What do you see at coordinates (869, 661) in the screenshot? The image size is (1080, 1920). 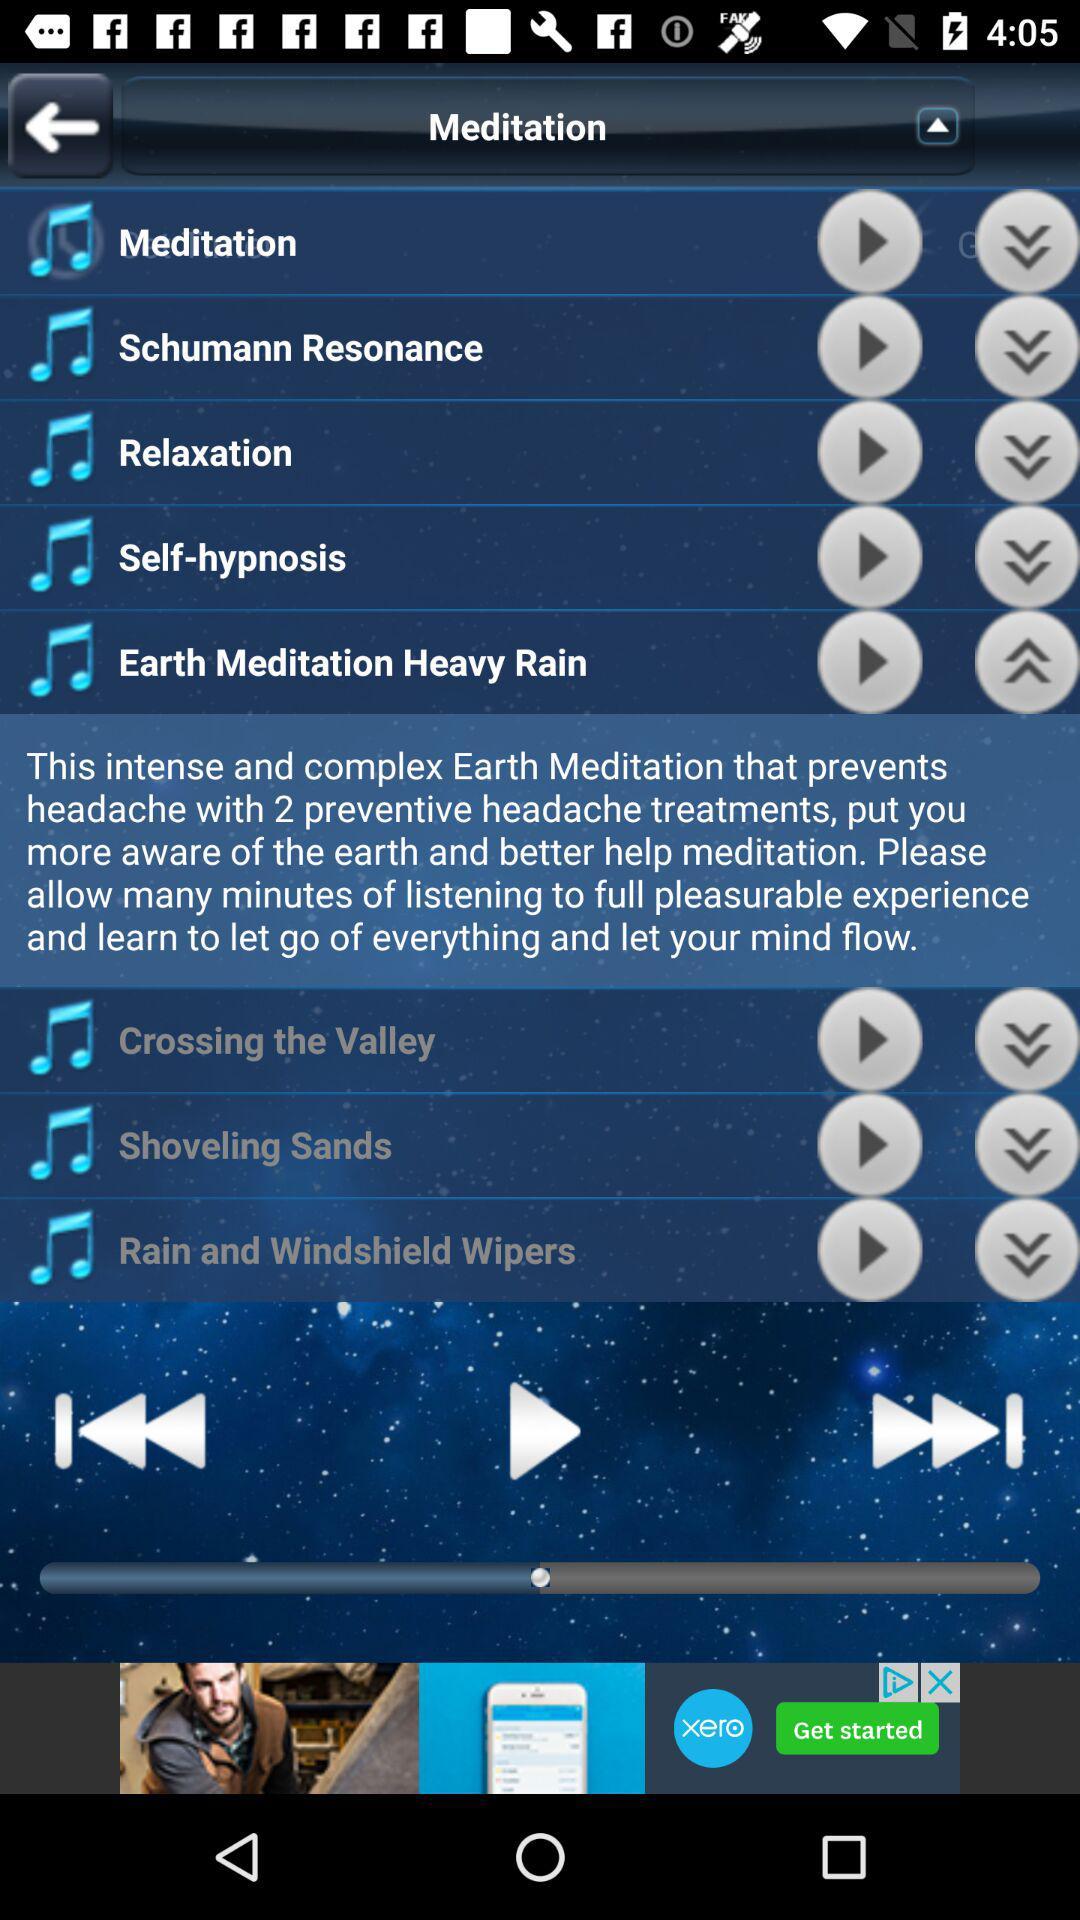 I see `play` at bounding box center [869, 661].